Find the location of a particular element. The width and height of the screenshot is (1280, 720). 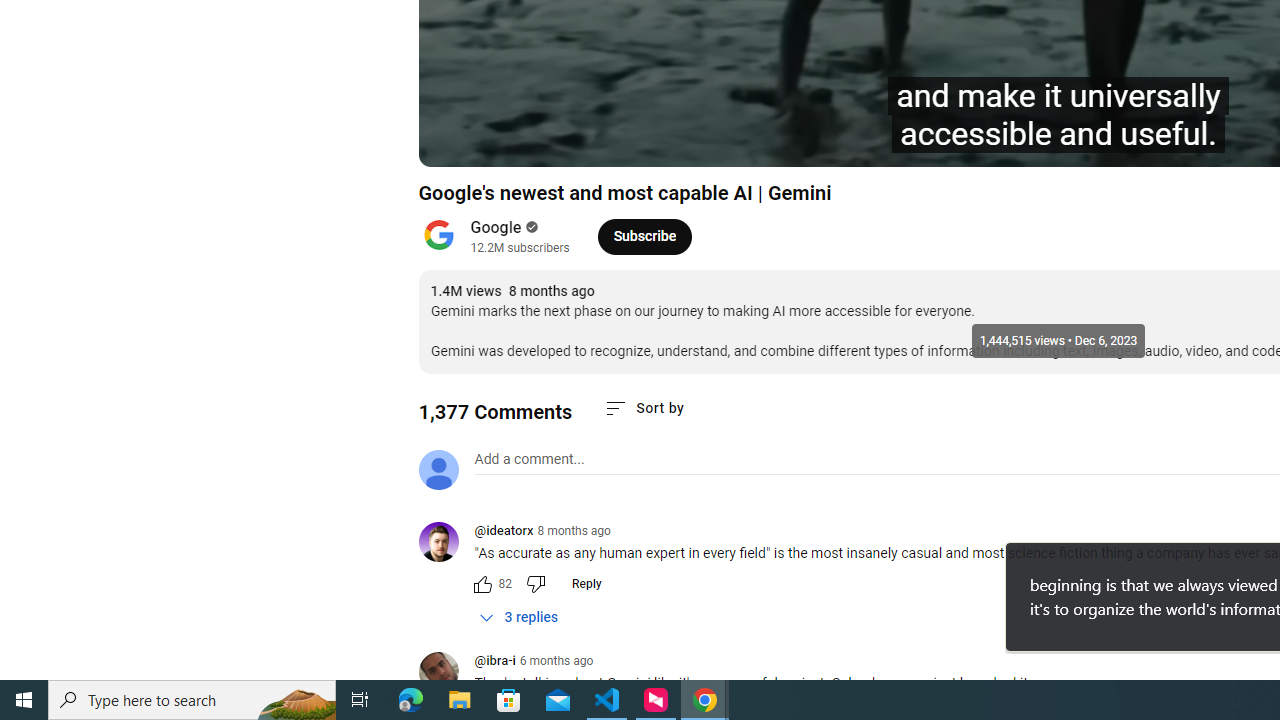

'8 months ago' is located at coordinates (573, 530).